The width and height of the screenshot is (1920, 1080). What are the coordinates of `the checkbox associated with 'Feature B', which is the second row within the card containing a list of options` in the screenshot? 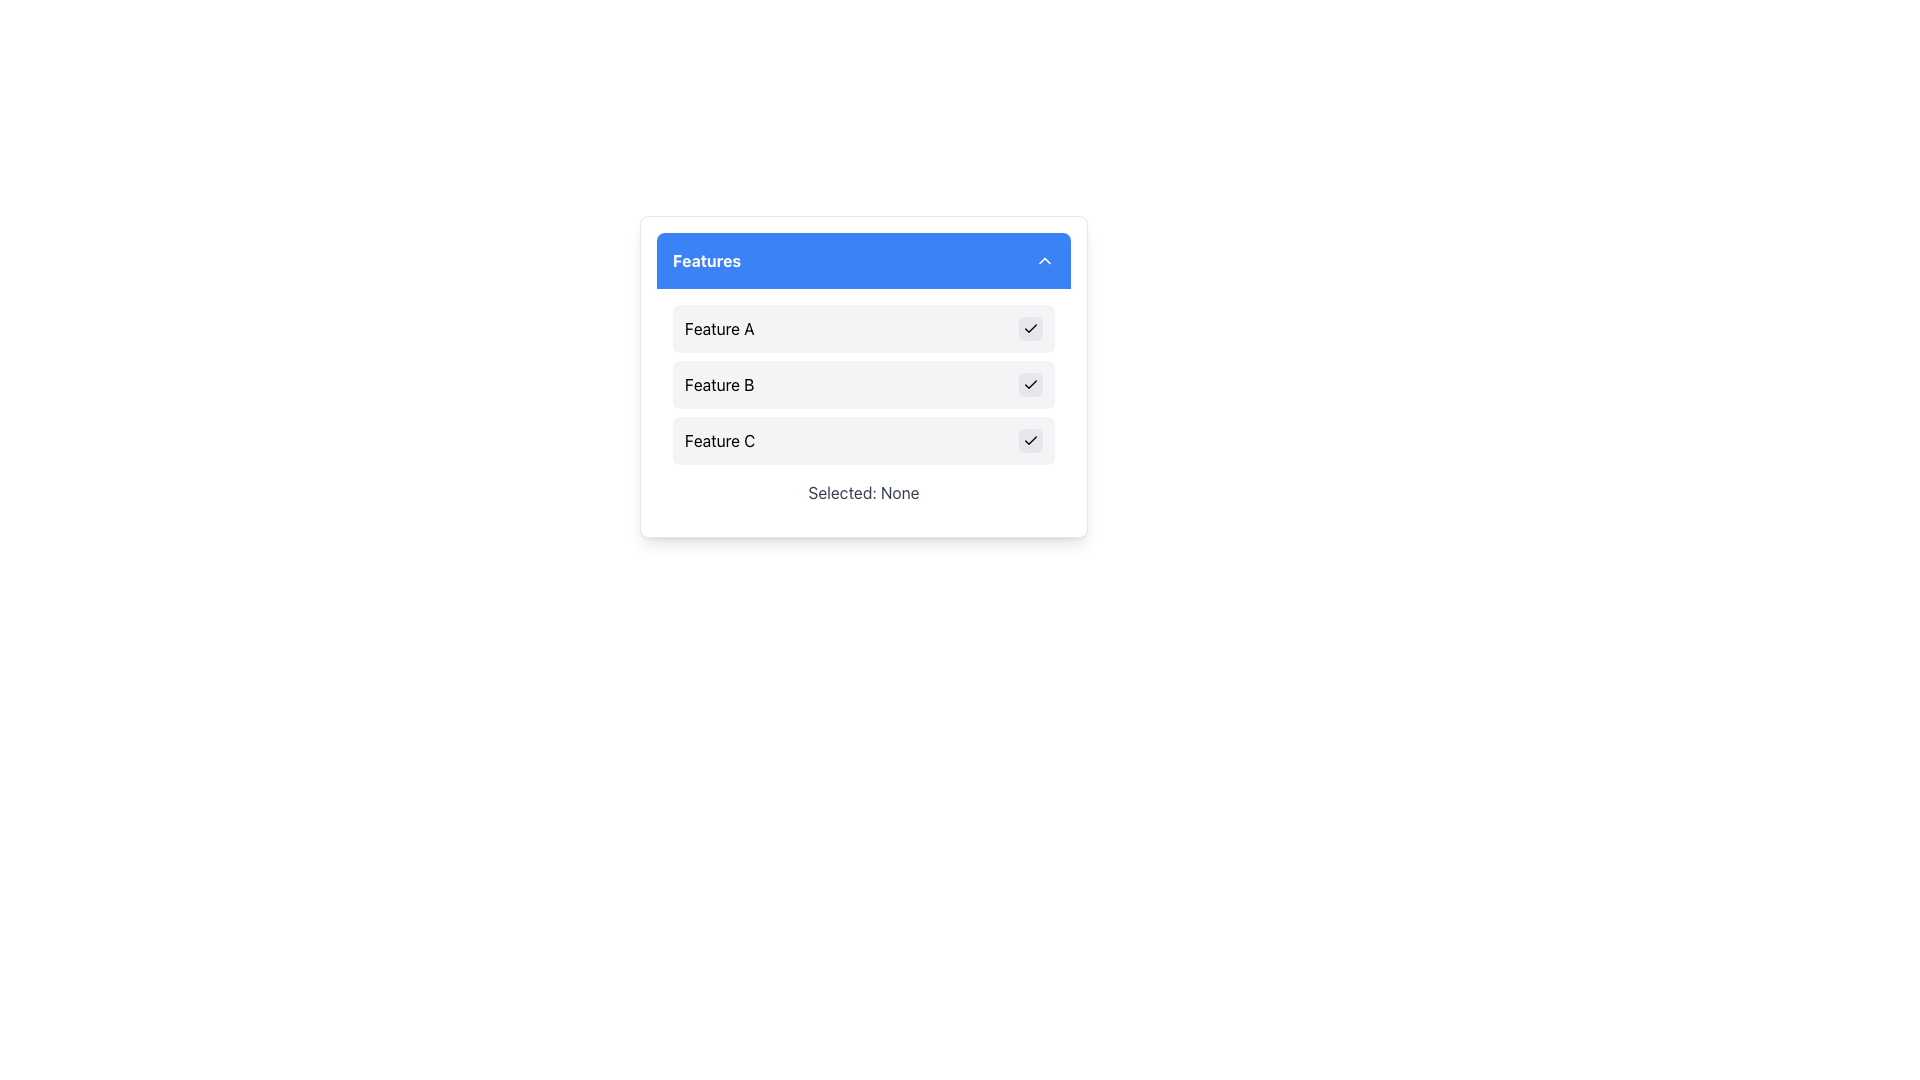 It's located at (864, 377).